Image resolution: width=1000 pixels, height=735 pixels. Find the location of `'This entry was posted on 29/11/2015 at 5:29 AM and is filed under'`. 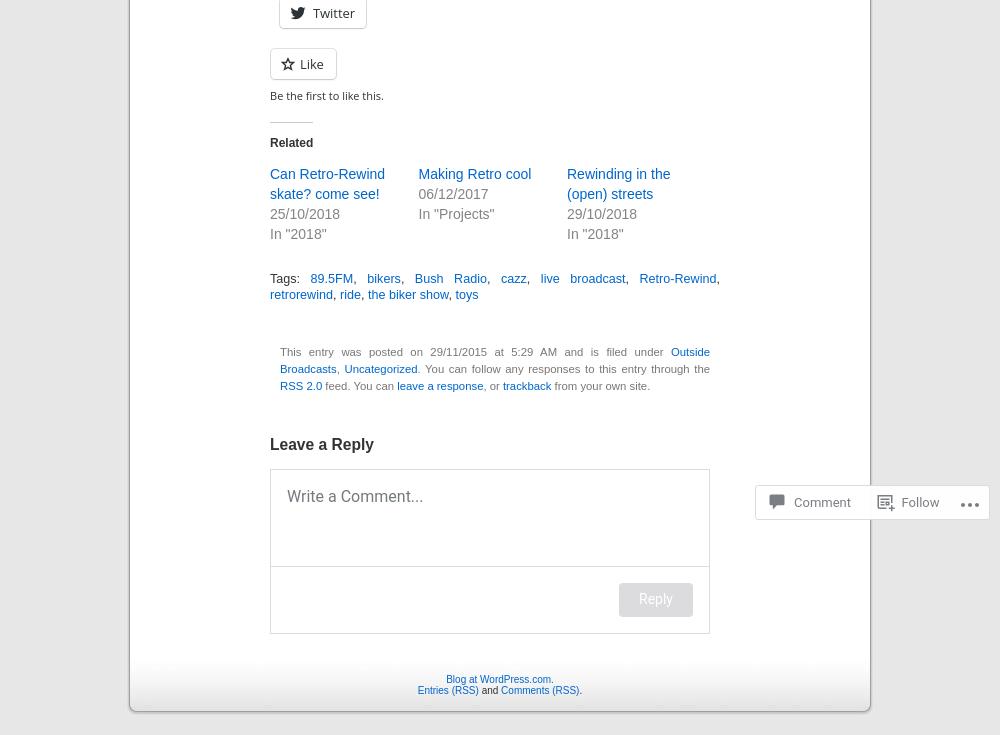

'This entry was posted on 29/11/2015 at 5:29 AM and is filed under' is located at coordinates (474, 350).